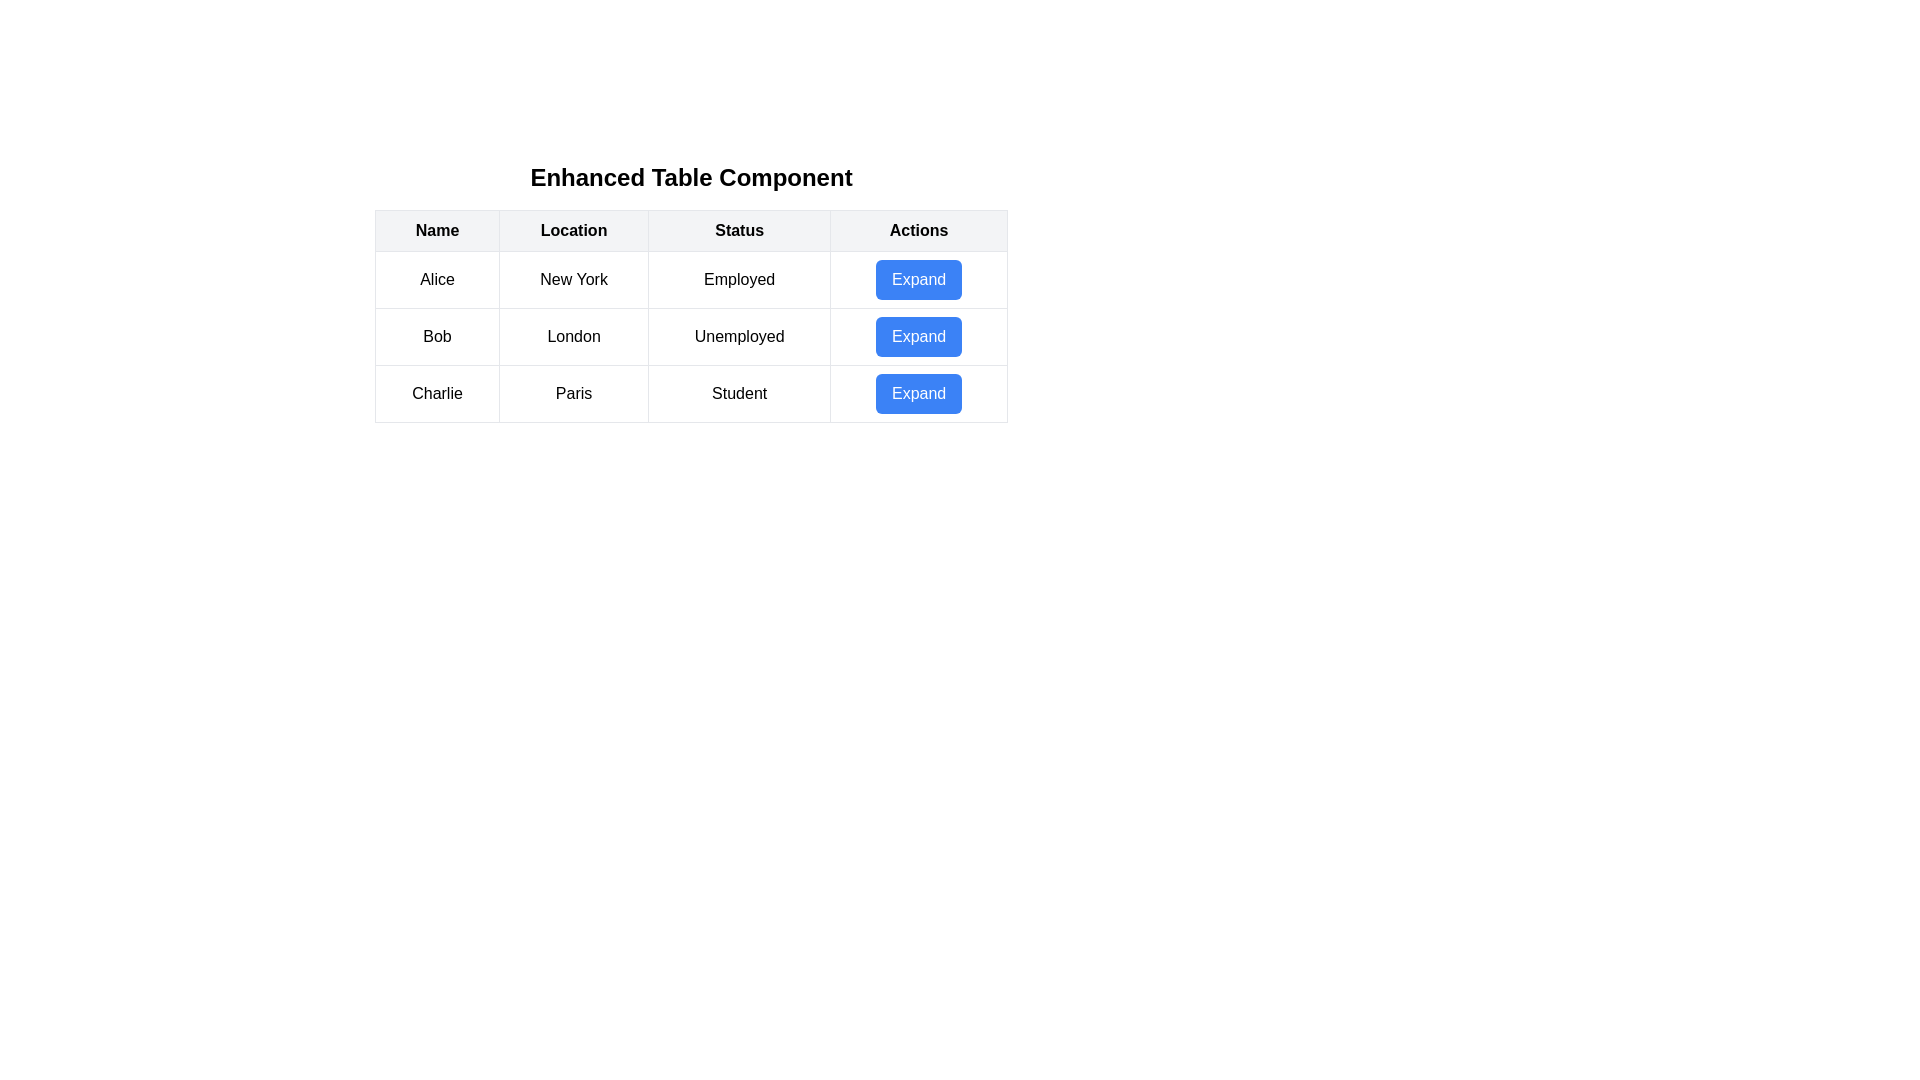 Image resolution: width=1920 pixels, height=1080 pixels. I want to click on the first button in the 'Actions' column of the first row of the table, so click(918, 280).